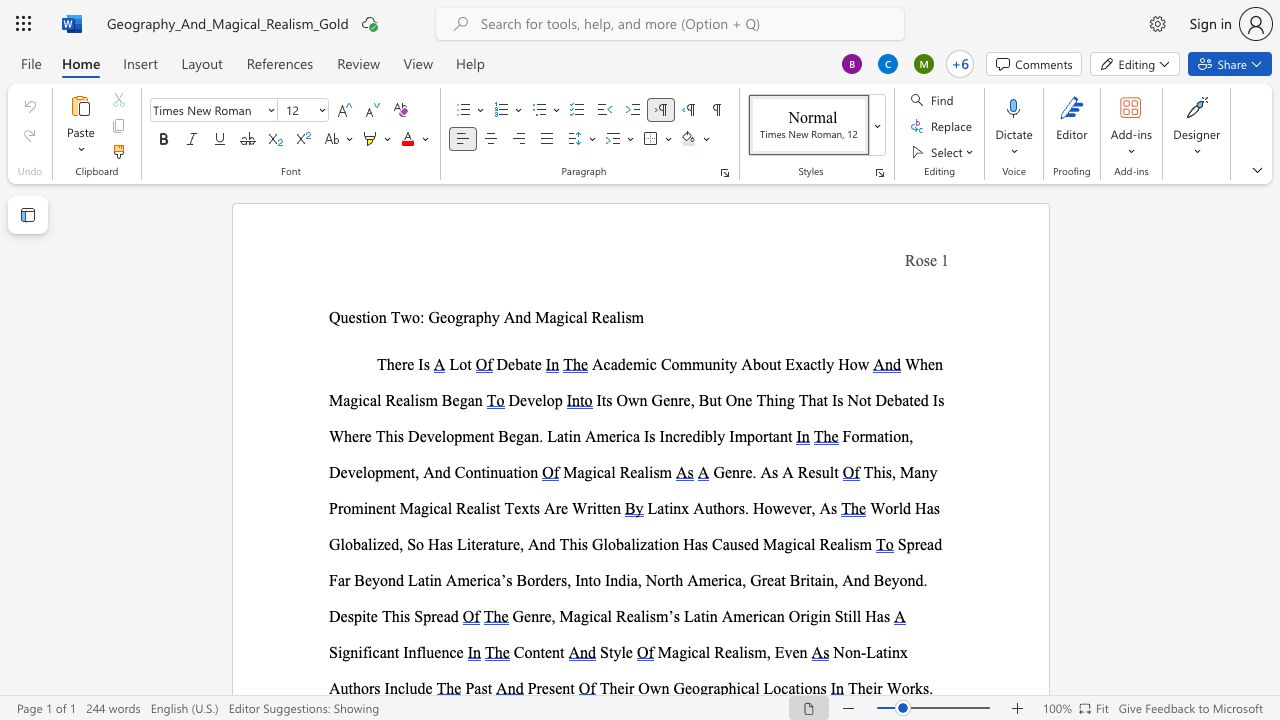 Image resolution: width=1280 pixels, height=720 pixels. What do you see at coordinates (767, 364) in the screenshot?
I see `the space between the continuous character "o" and "u" in the text` at bounding box center [767, 364].